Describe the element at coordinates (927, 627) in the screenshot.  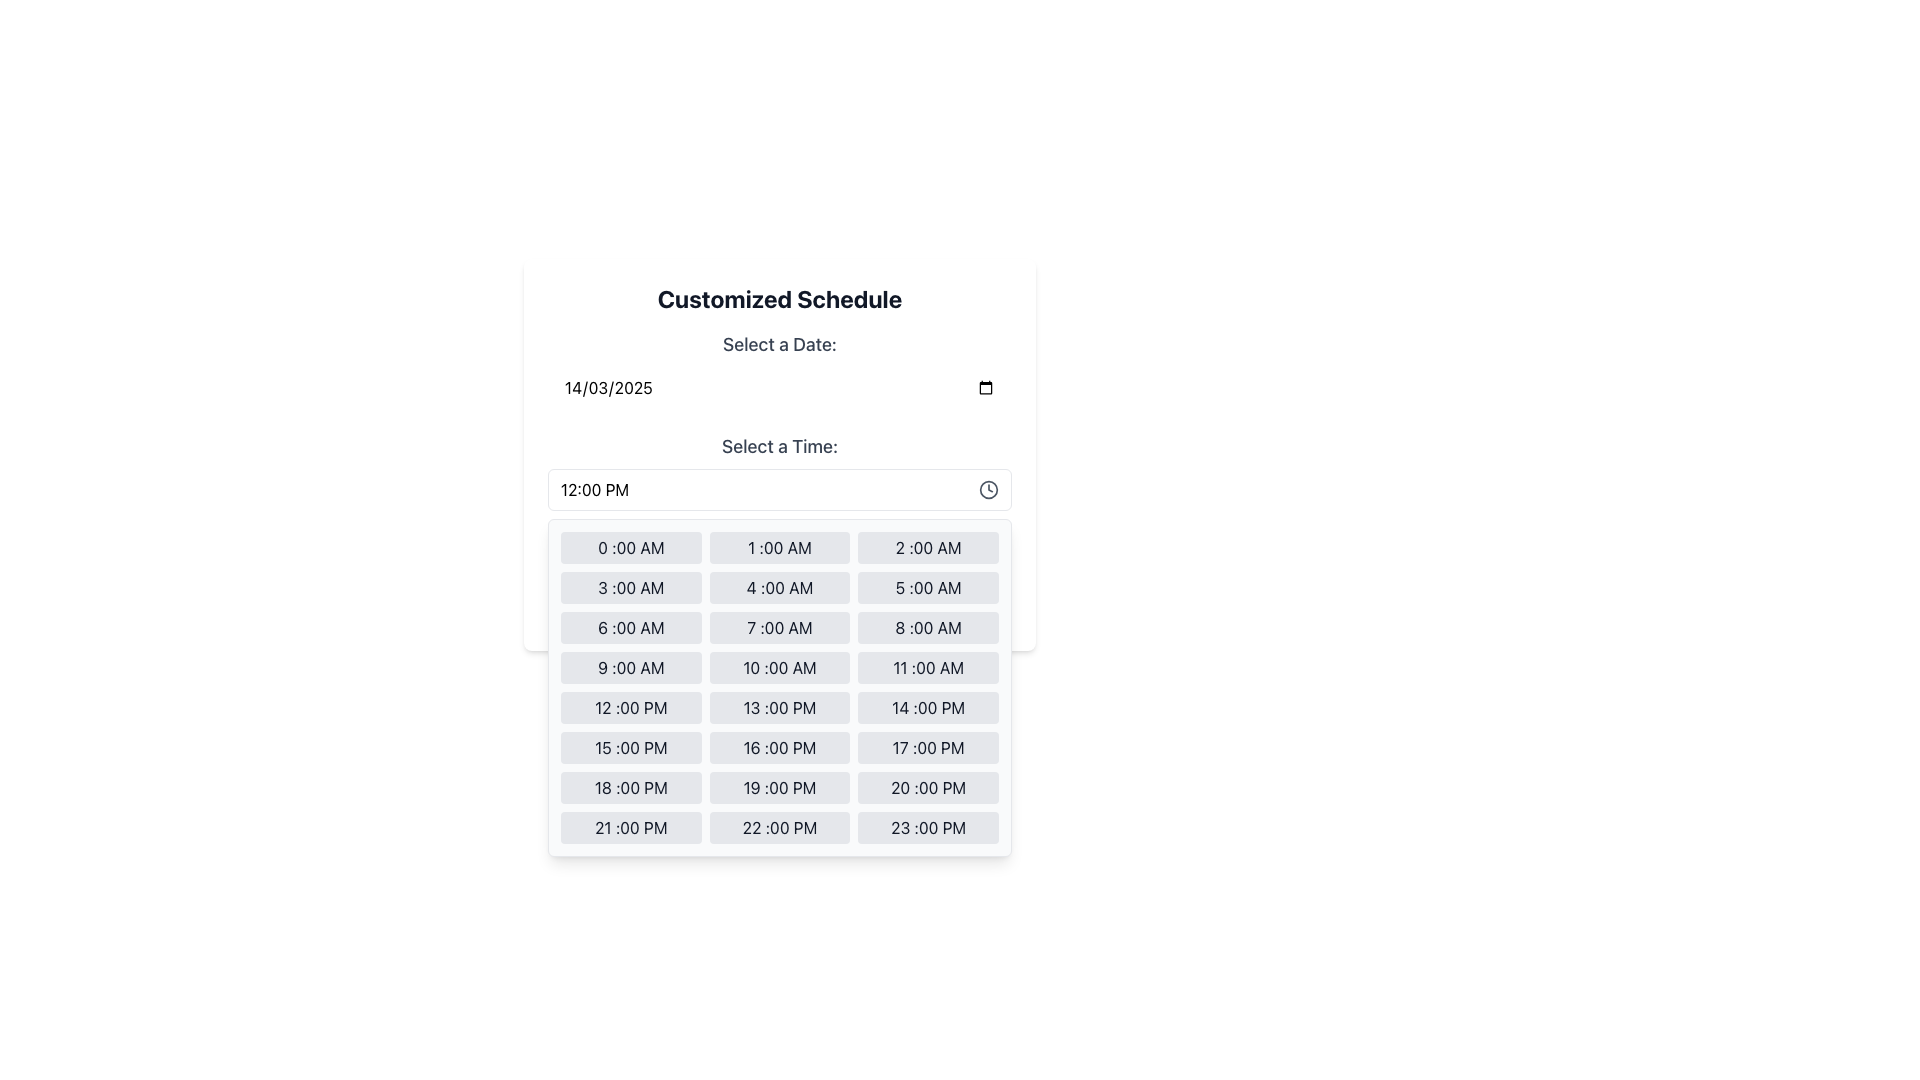
I see `the button in the third column and third row of the dropdown panel labeled 'Select a Time'` at that location.